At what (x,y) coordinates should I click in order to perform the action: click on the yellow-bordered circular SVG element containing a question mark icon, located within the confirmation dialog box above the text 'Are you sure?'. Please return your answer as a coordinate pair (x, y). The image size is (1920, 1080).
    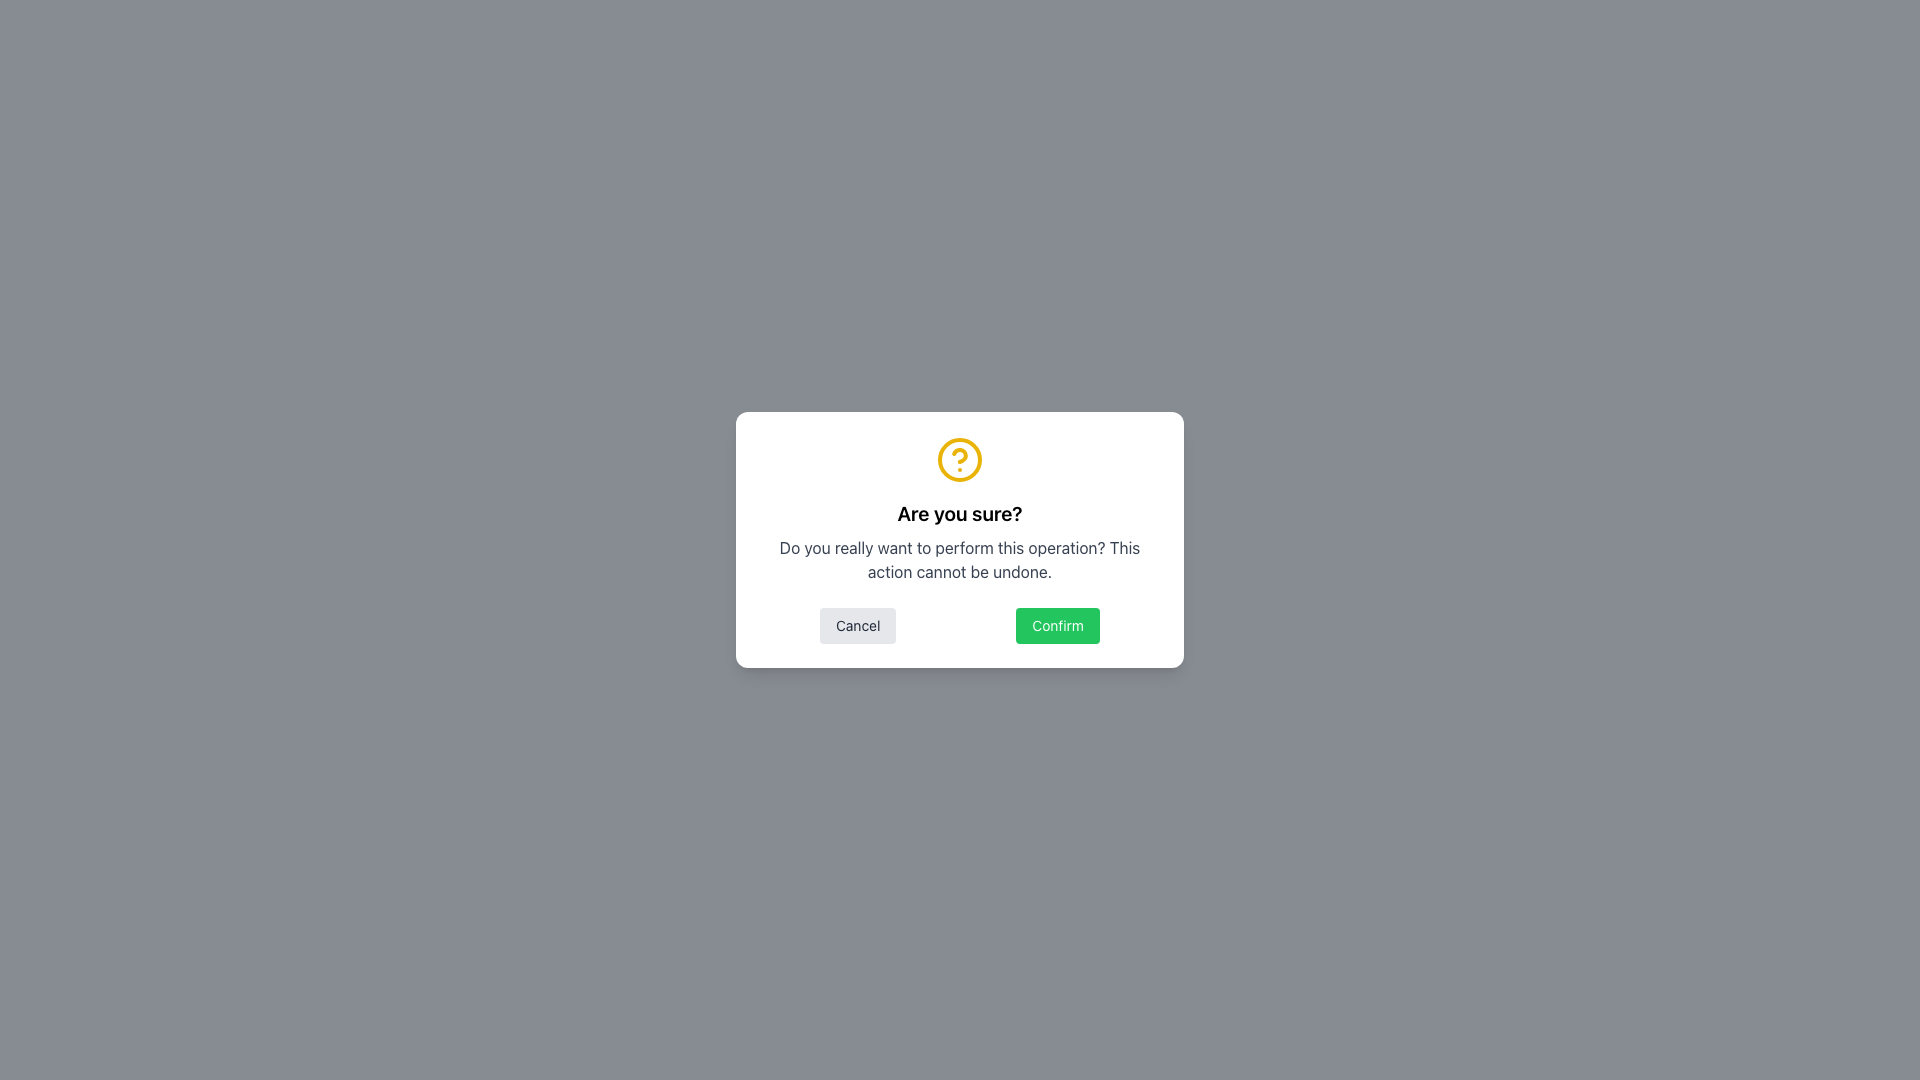
    Looking at the image, I should click on (960, 459).